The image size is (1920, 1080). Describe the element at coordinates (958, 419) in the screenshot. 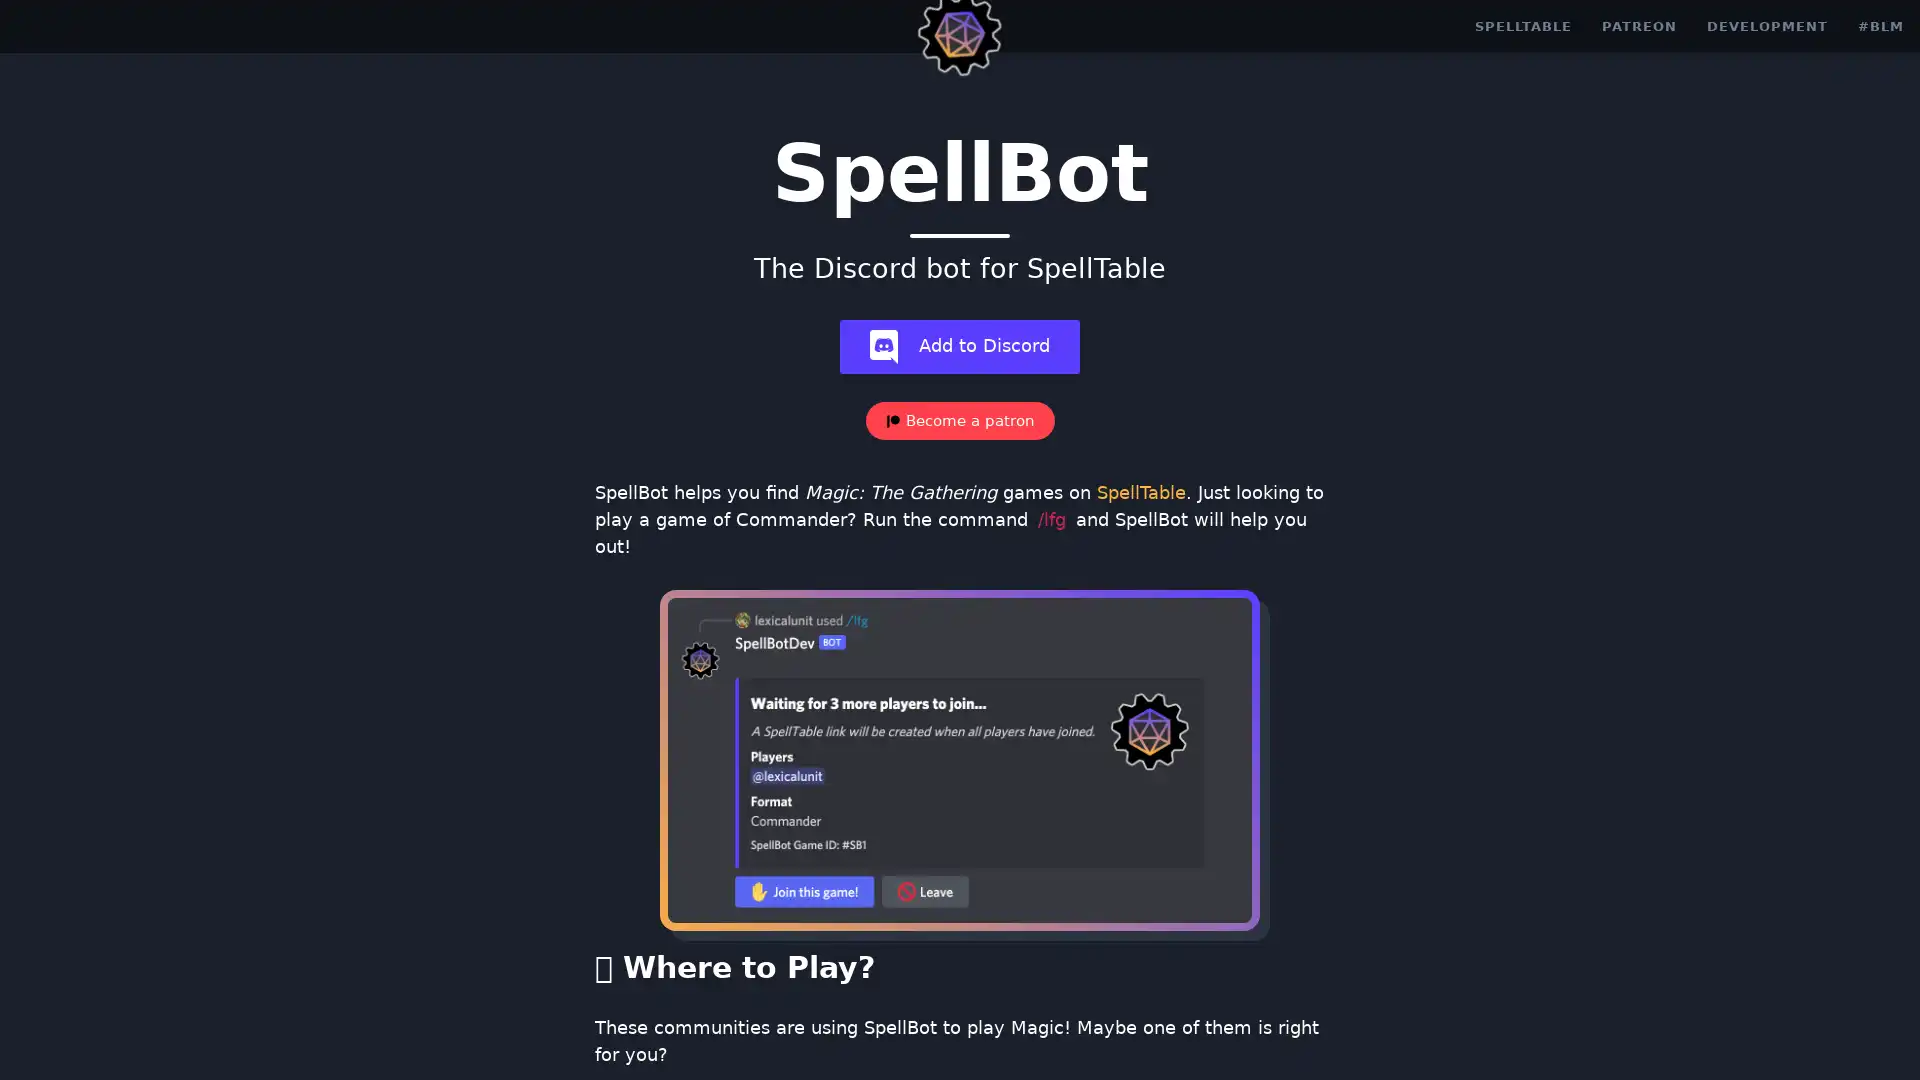

I see `Become a patron` at that location.